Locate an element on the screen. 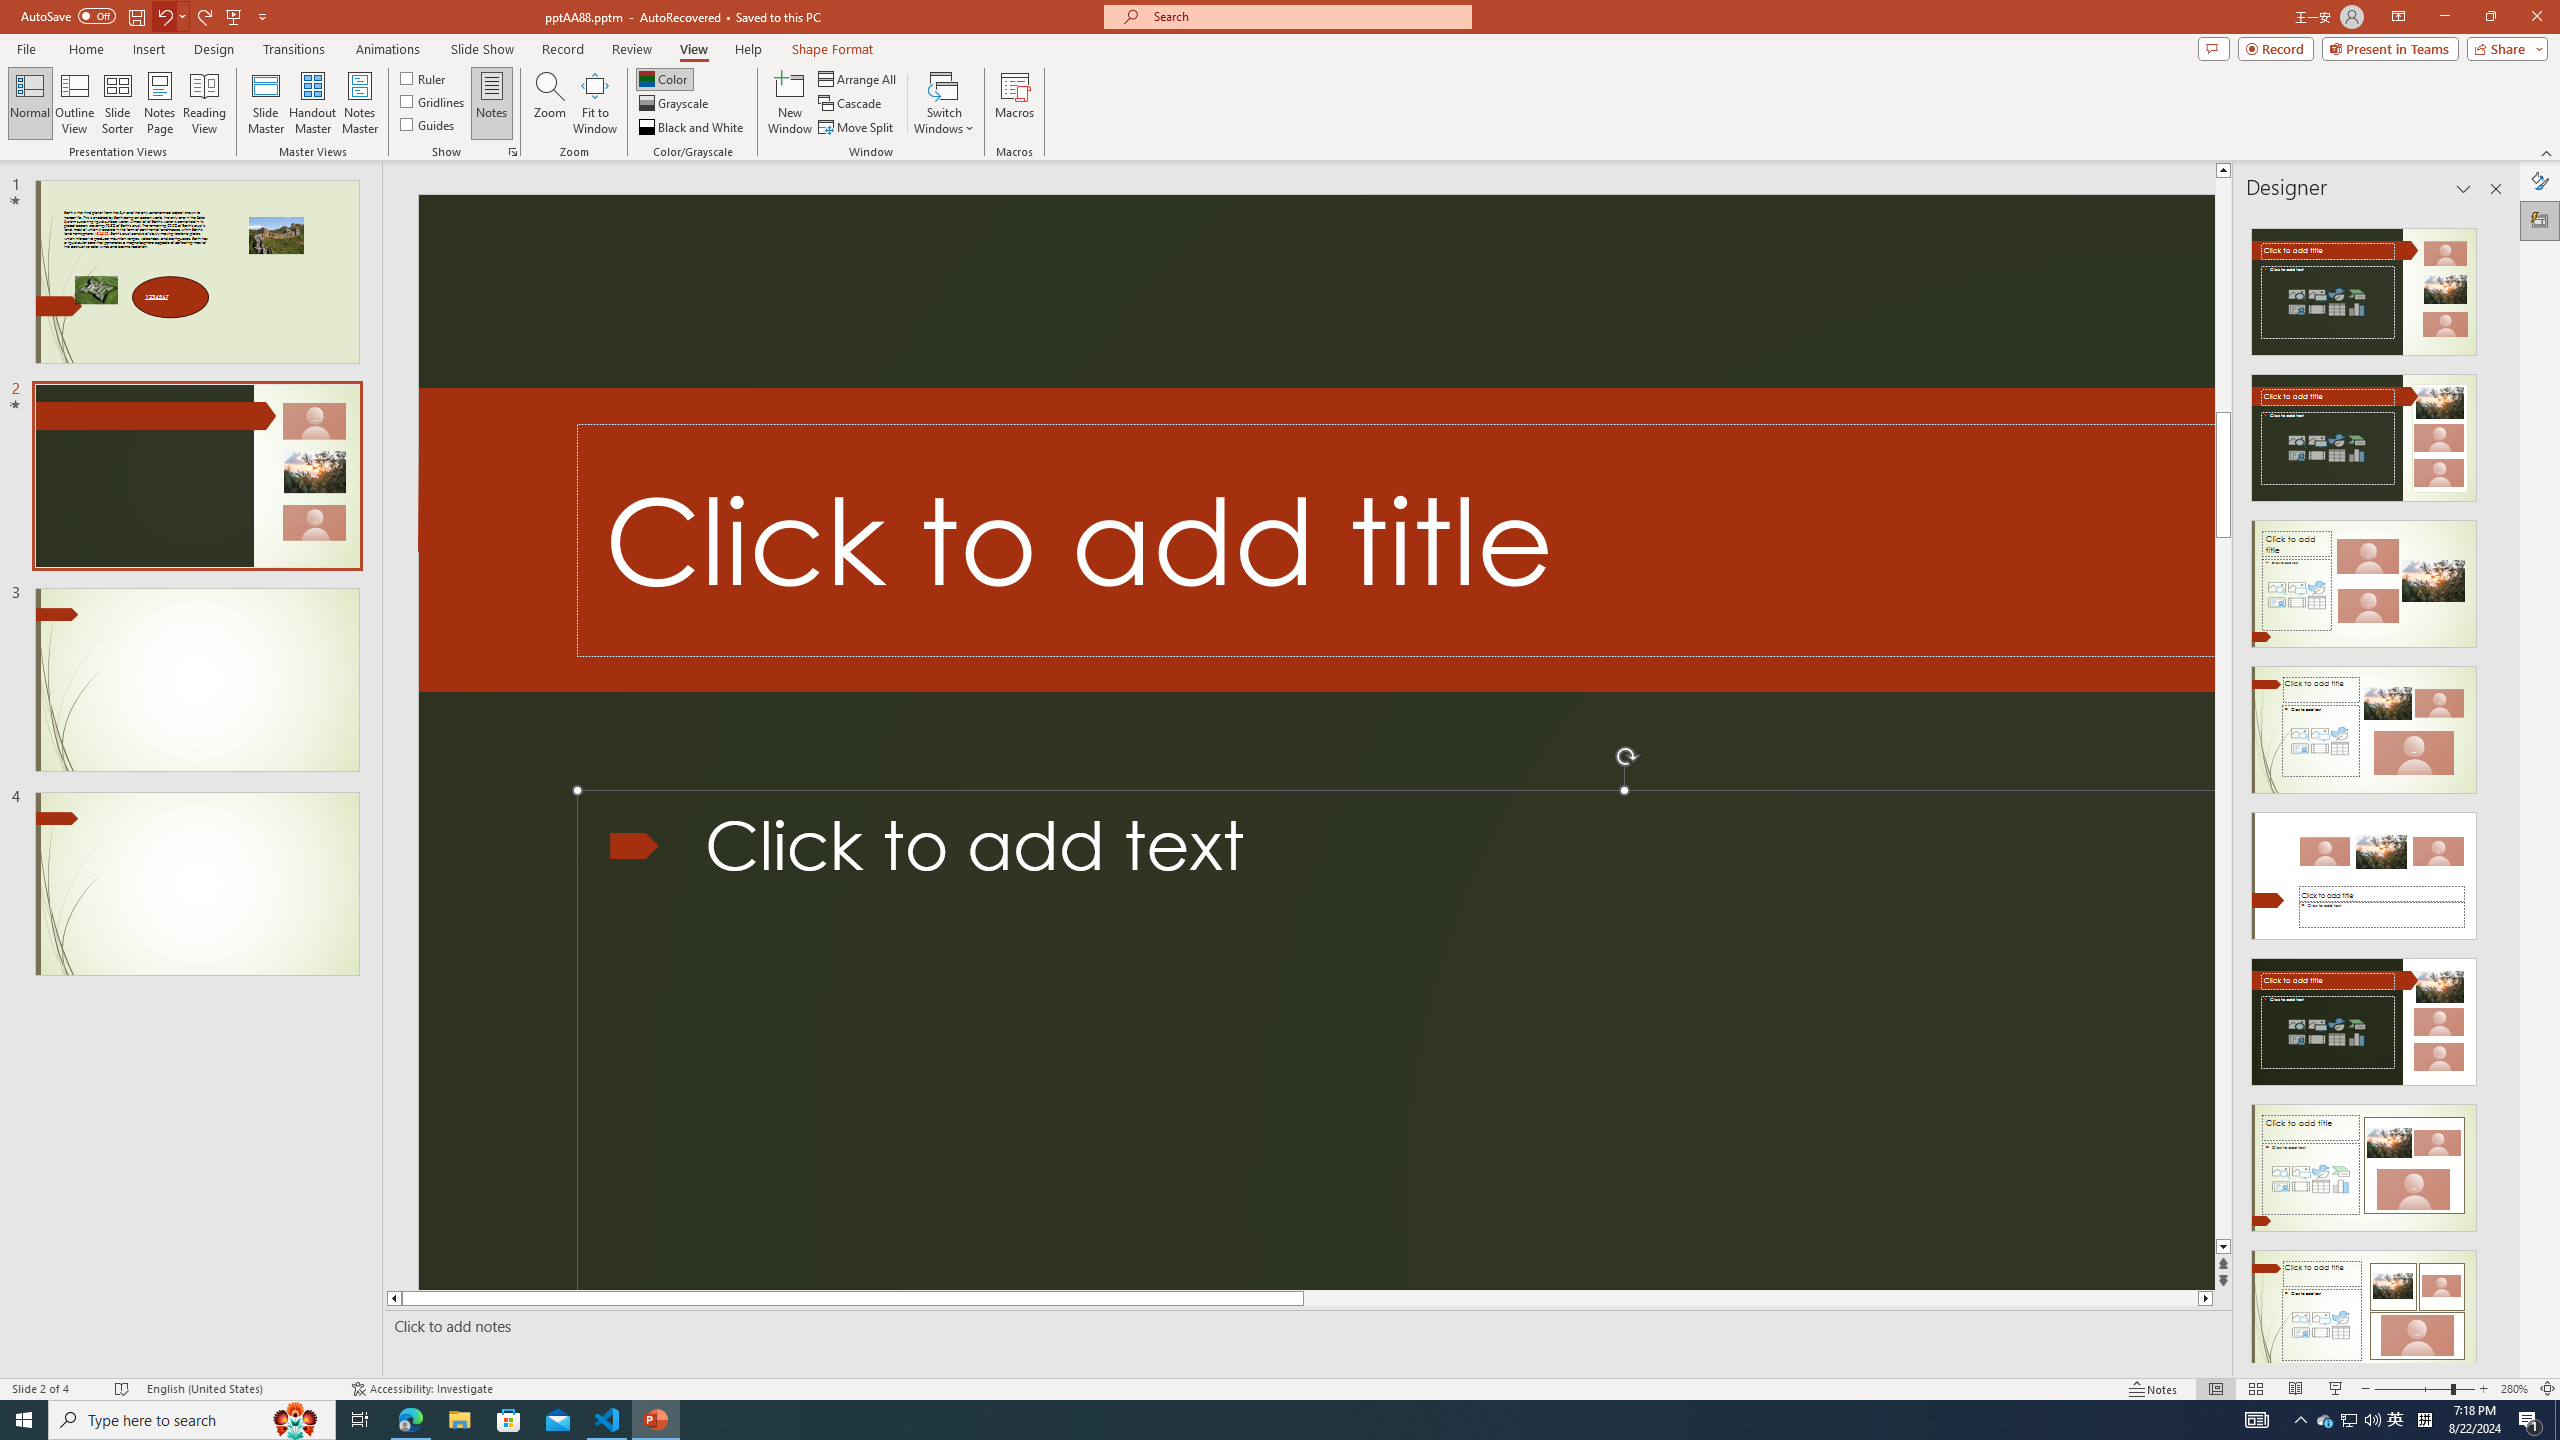 This screenshot has width=2560, height=1440. 'Cascade' is located at coordinates (851, 103).